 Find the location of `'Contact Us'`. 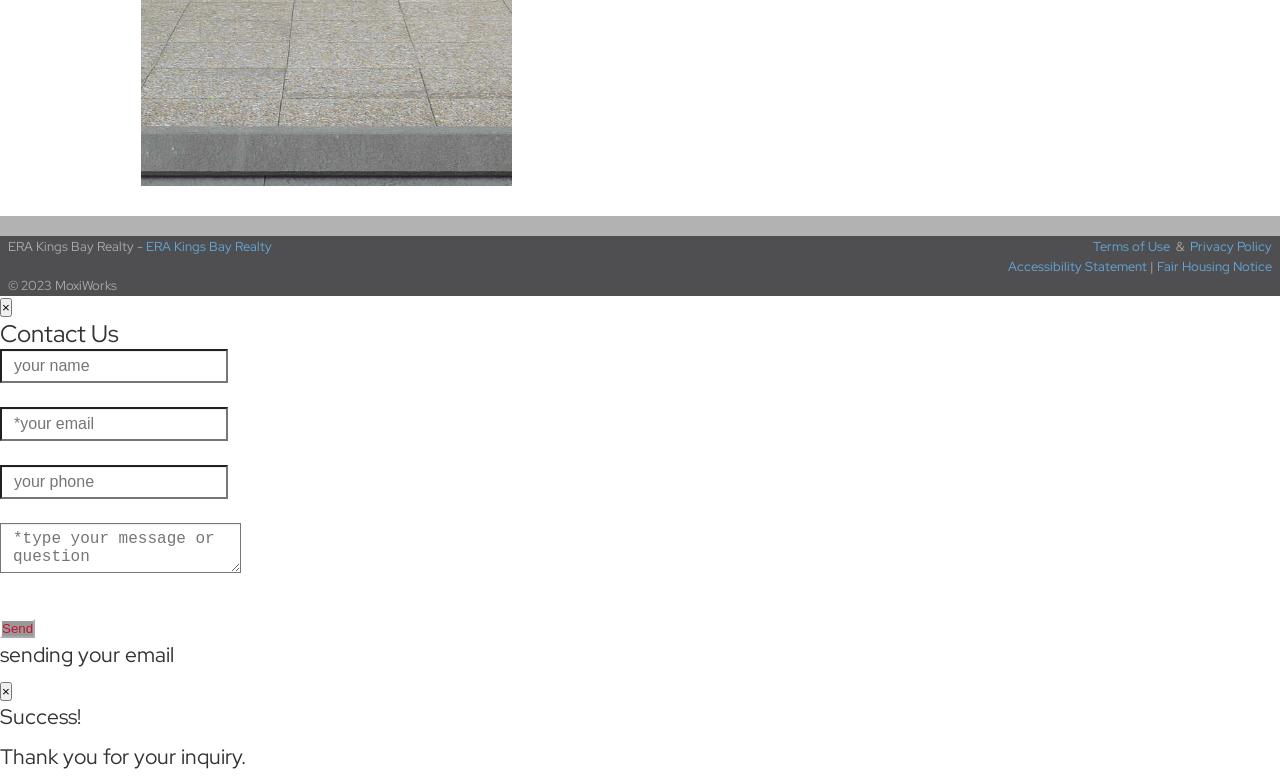

'Contact Us' is located at coordinates (59, 333).